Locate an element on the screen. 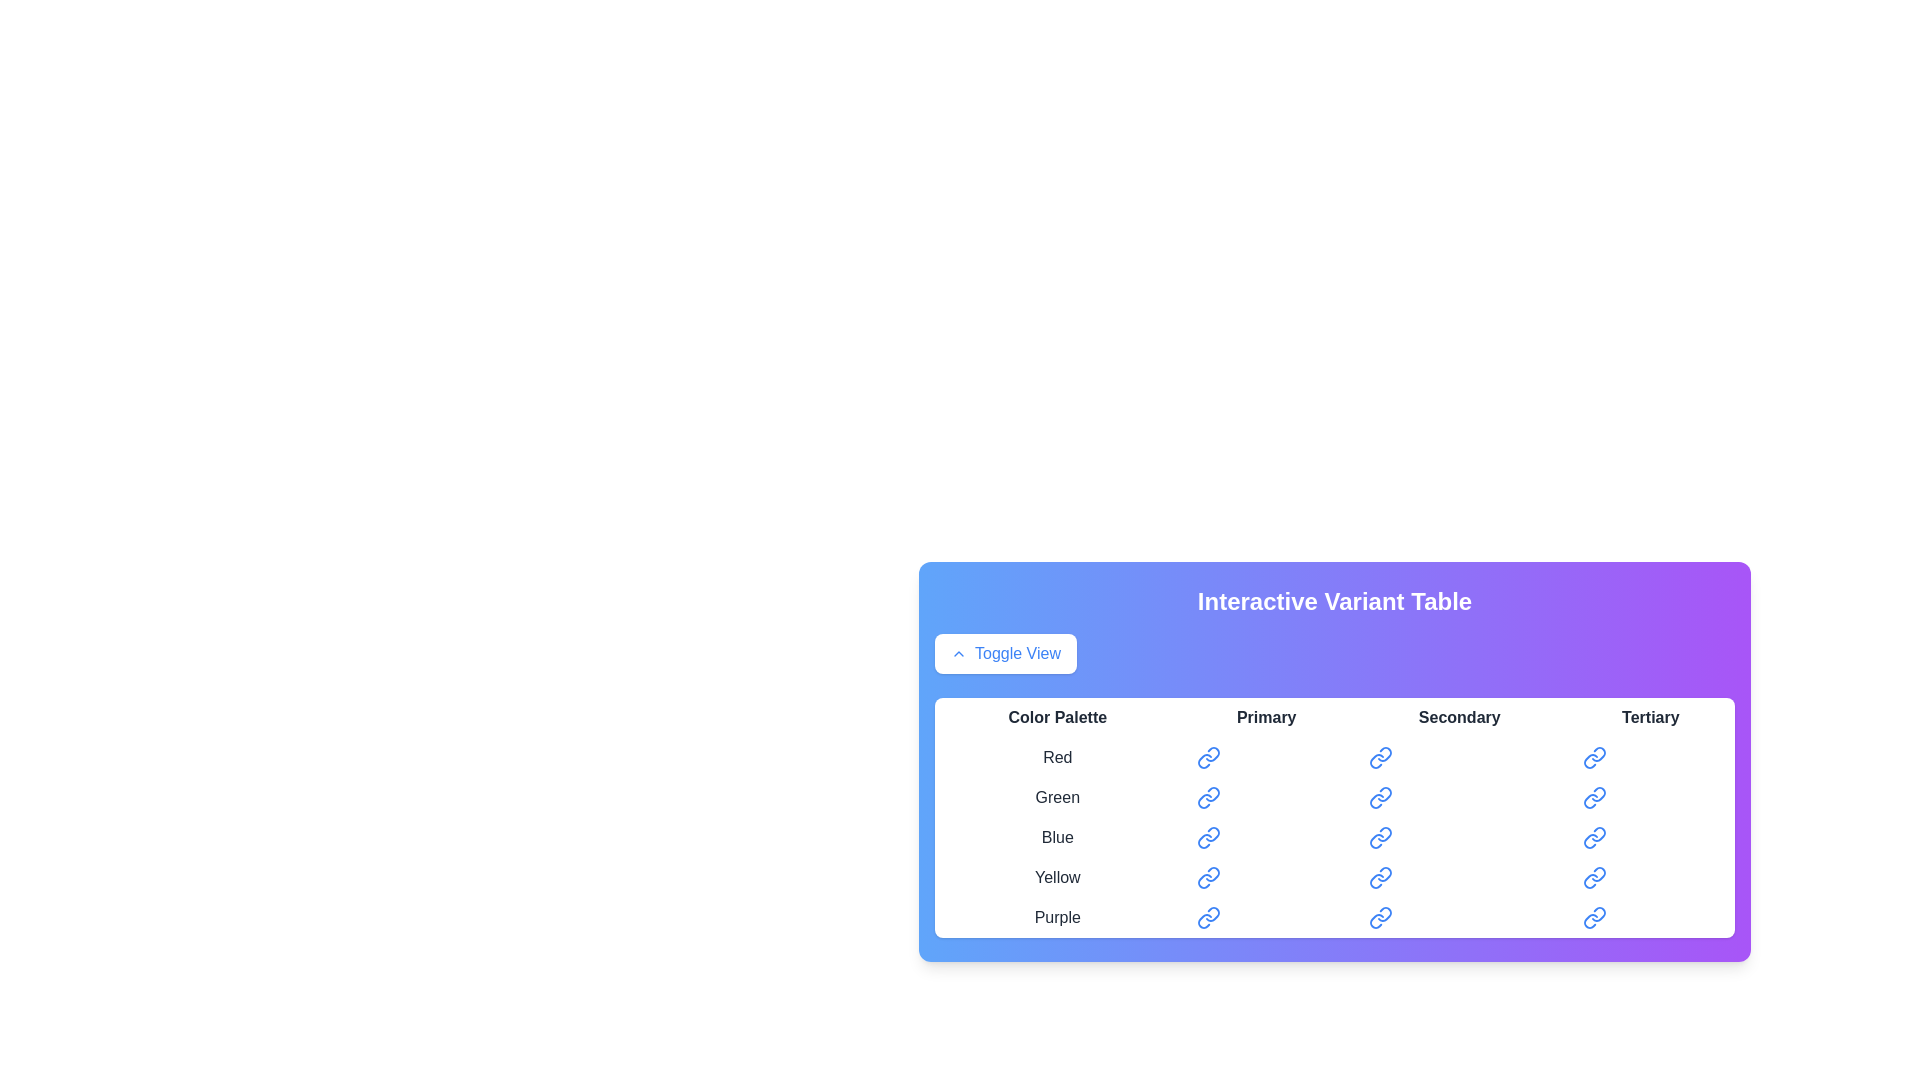 The width and height of the screenshot is (1920, 1080). the first icon in the 'Tertiary' column of the table that represents a link for the 'Green' color palette is located at coordinates (1597, 793).